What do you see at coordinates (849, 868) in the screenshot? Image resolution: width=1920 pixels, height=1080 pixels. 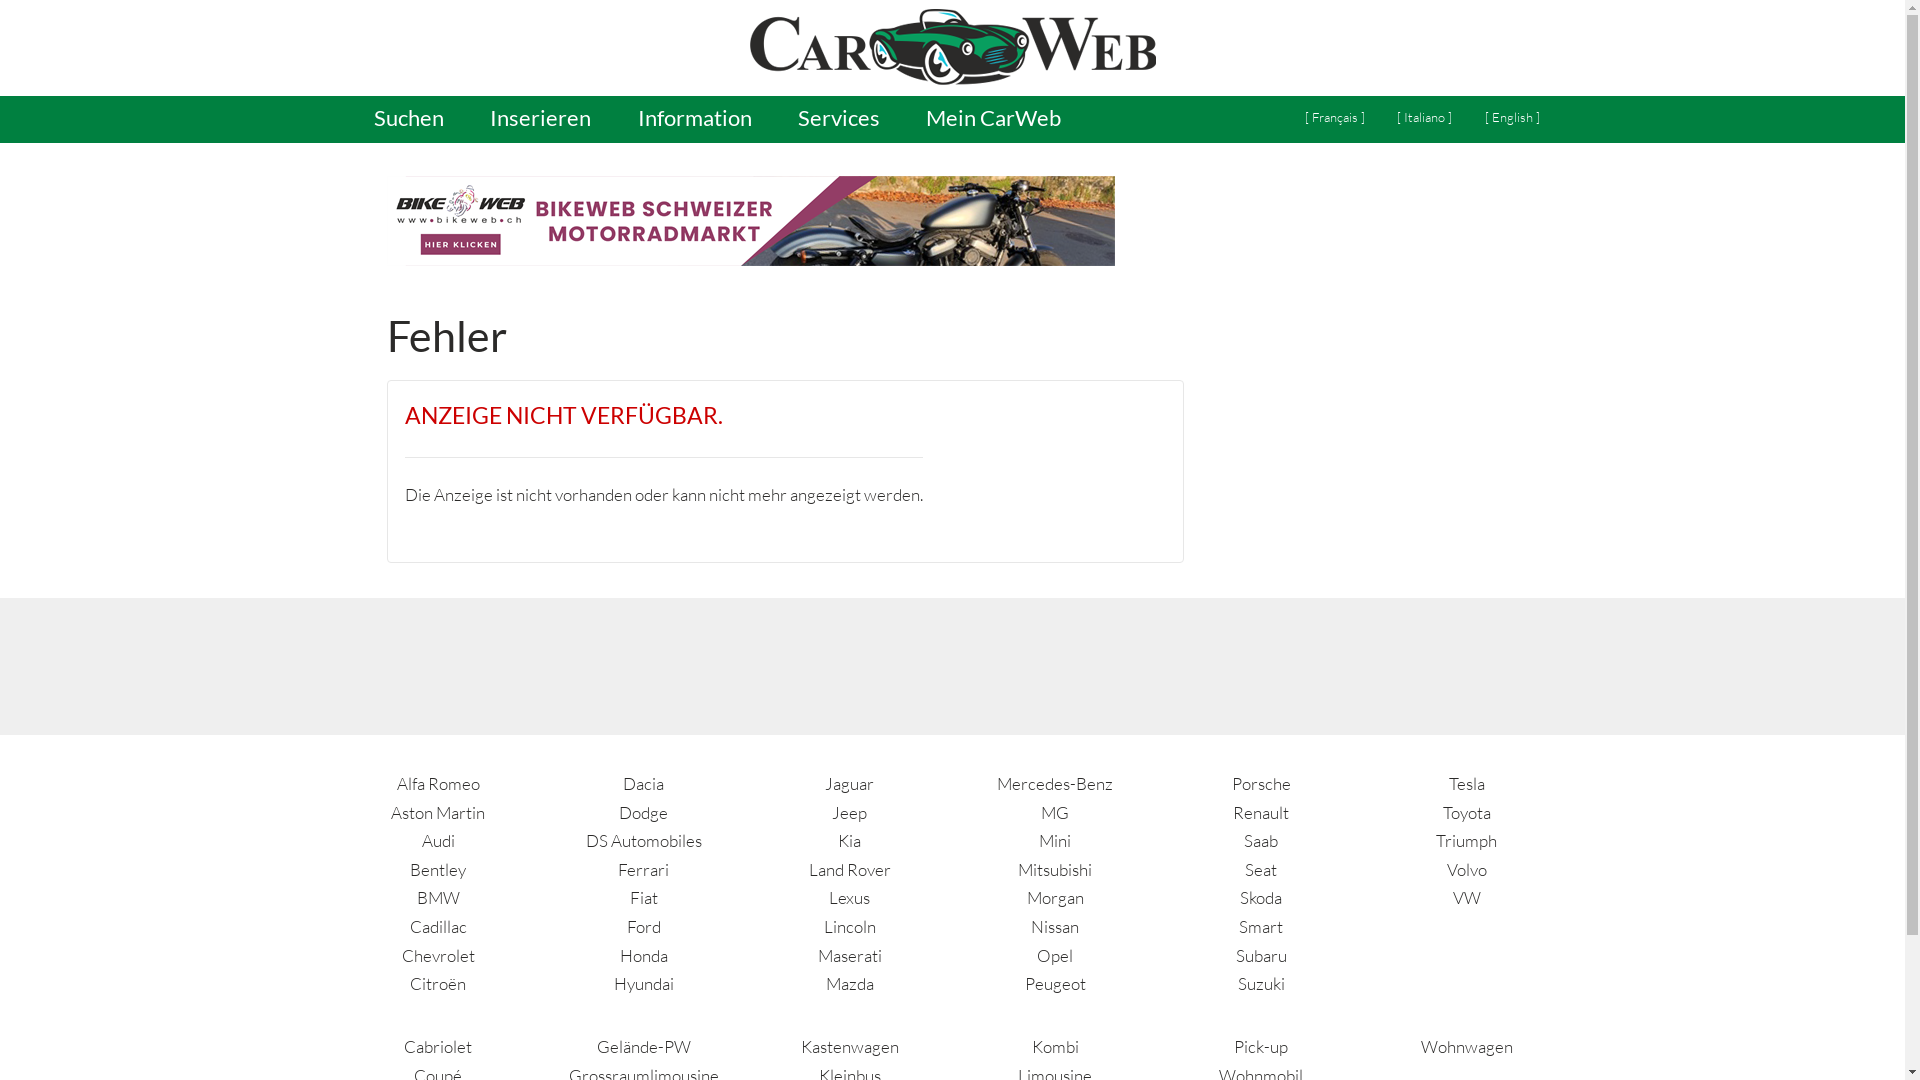 I see `'Land Rover'` at bounding box center [849, 868].